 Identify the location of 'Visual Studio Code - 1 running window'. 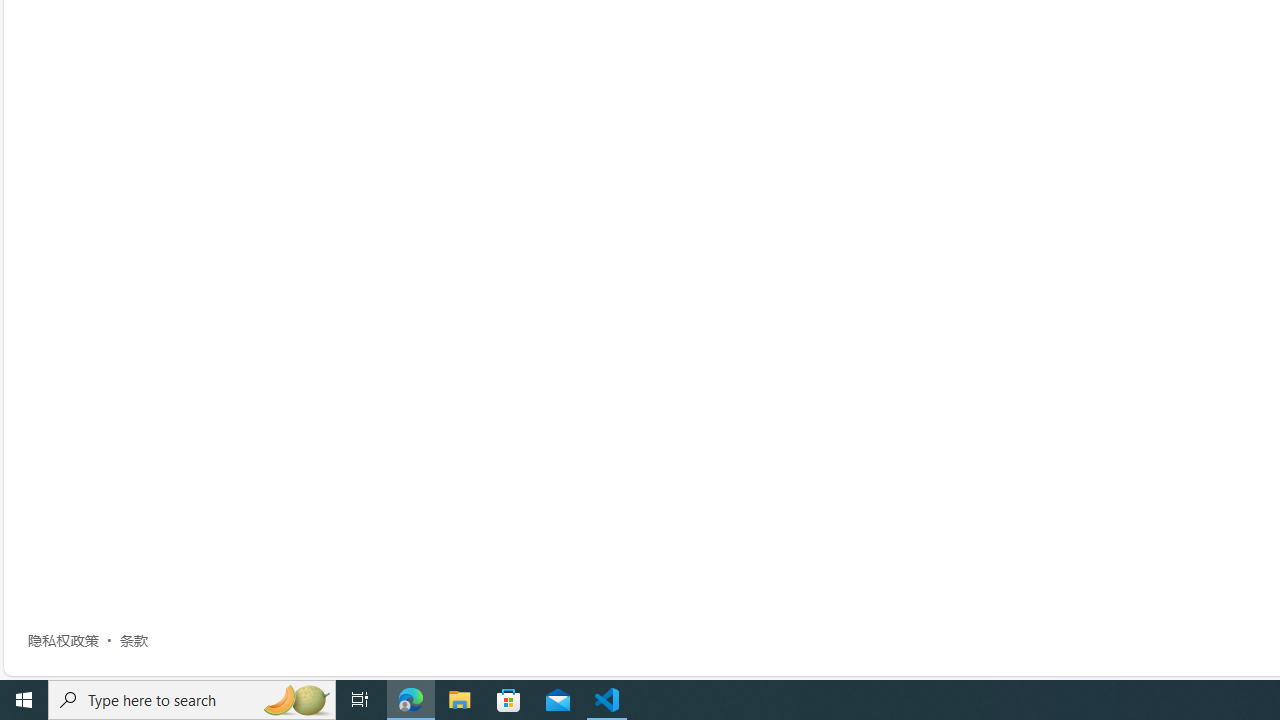
(606, 698).